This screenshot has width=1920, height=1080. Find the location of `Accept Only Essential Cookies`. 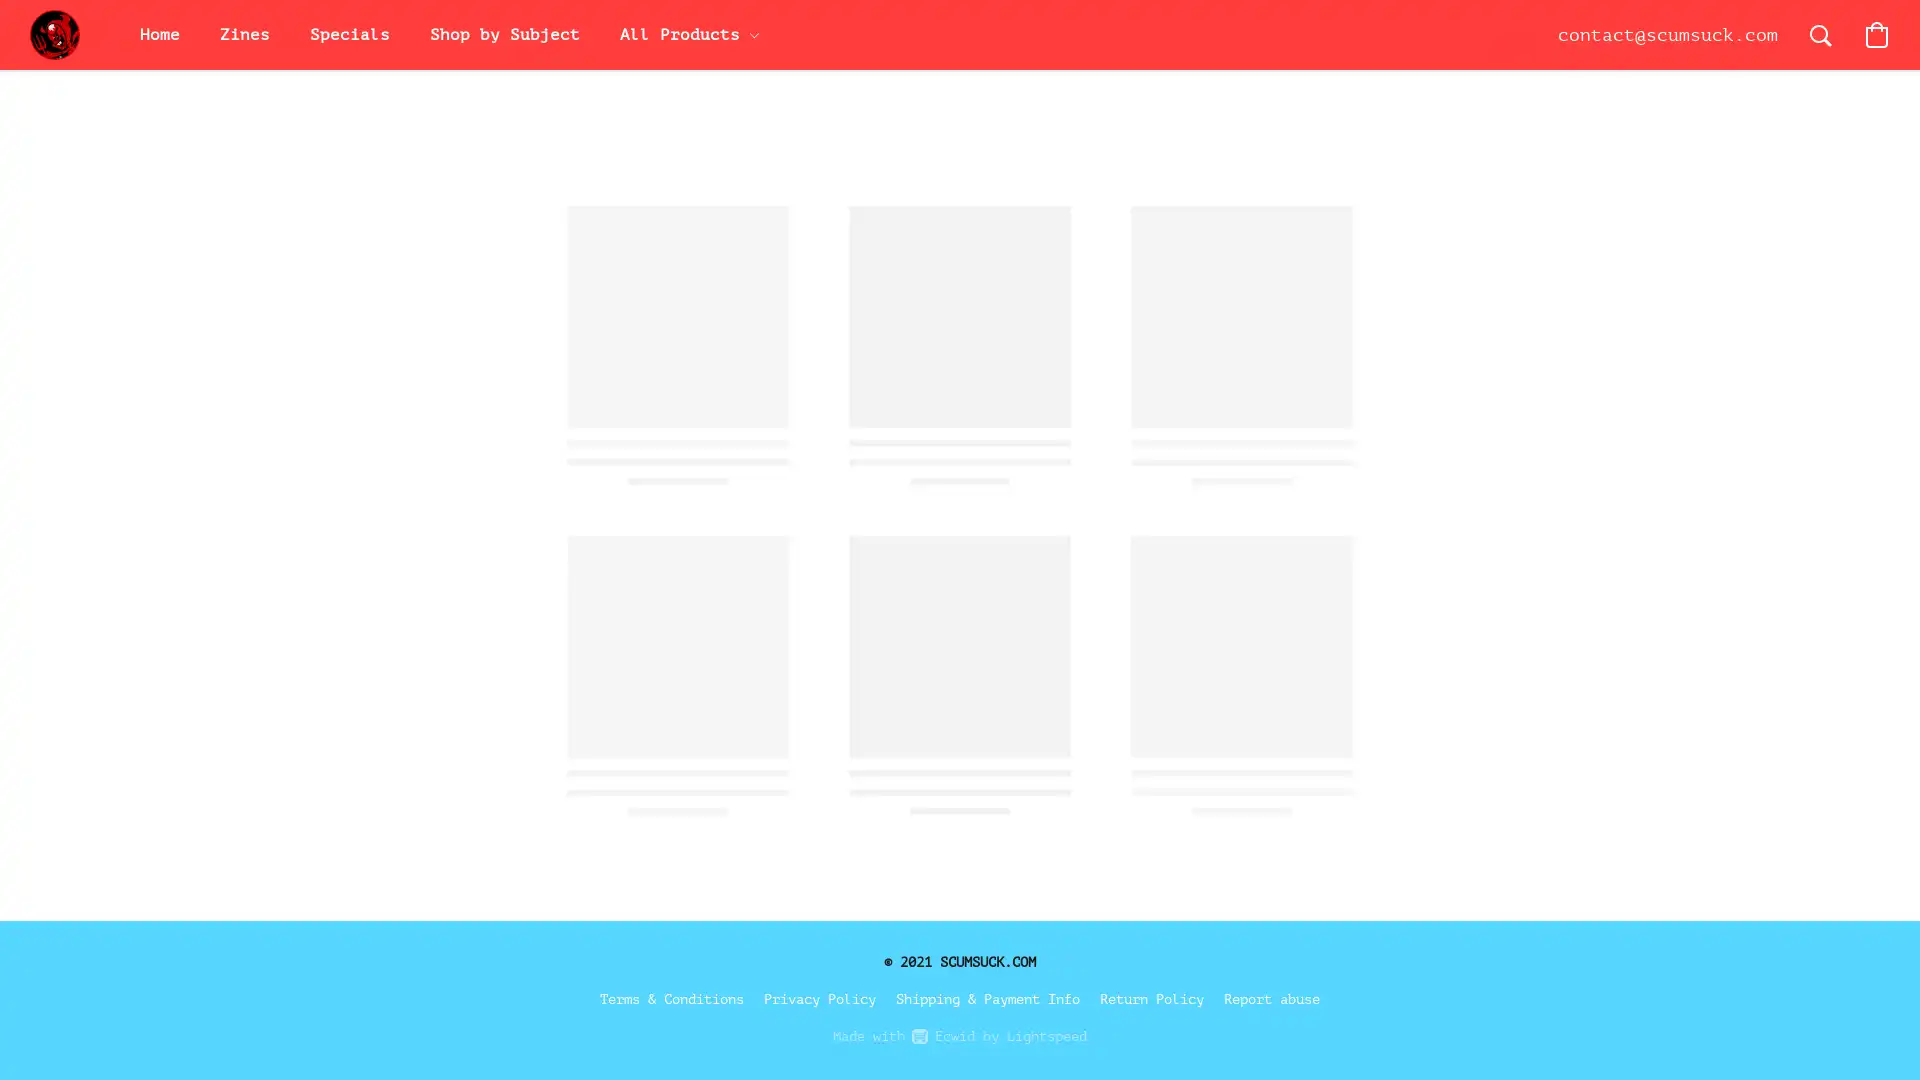

Accept Only Essential Cookies is located at coordinates (1637, 712).